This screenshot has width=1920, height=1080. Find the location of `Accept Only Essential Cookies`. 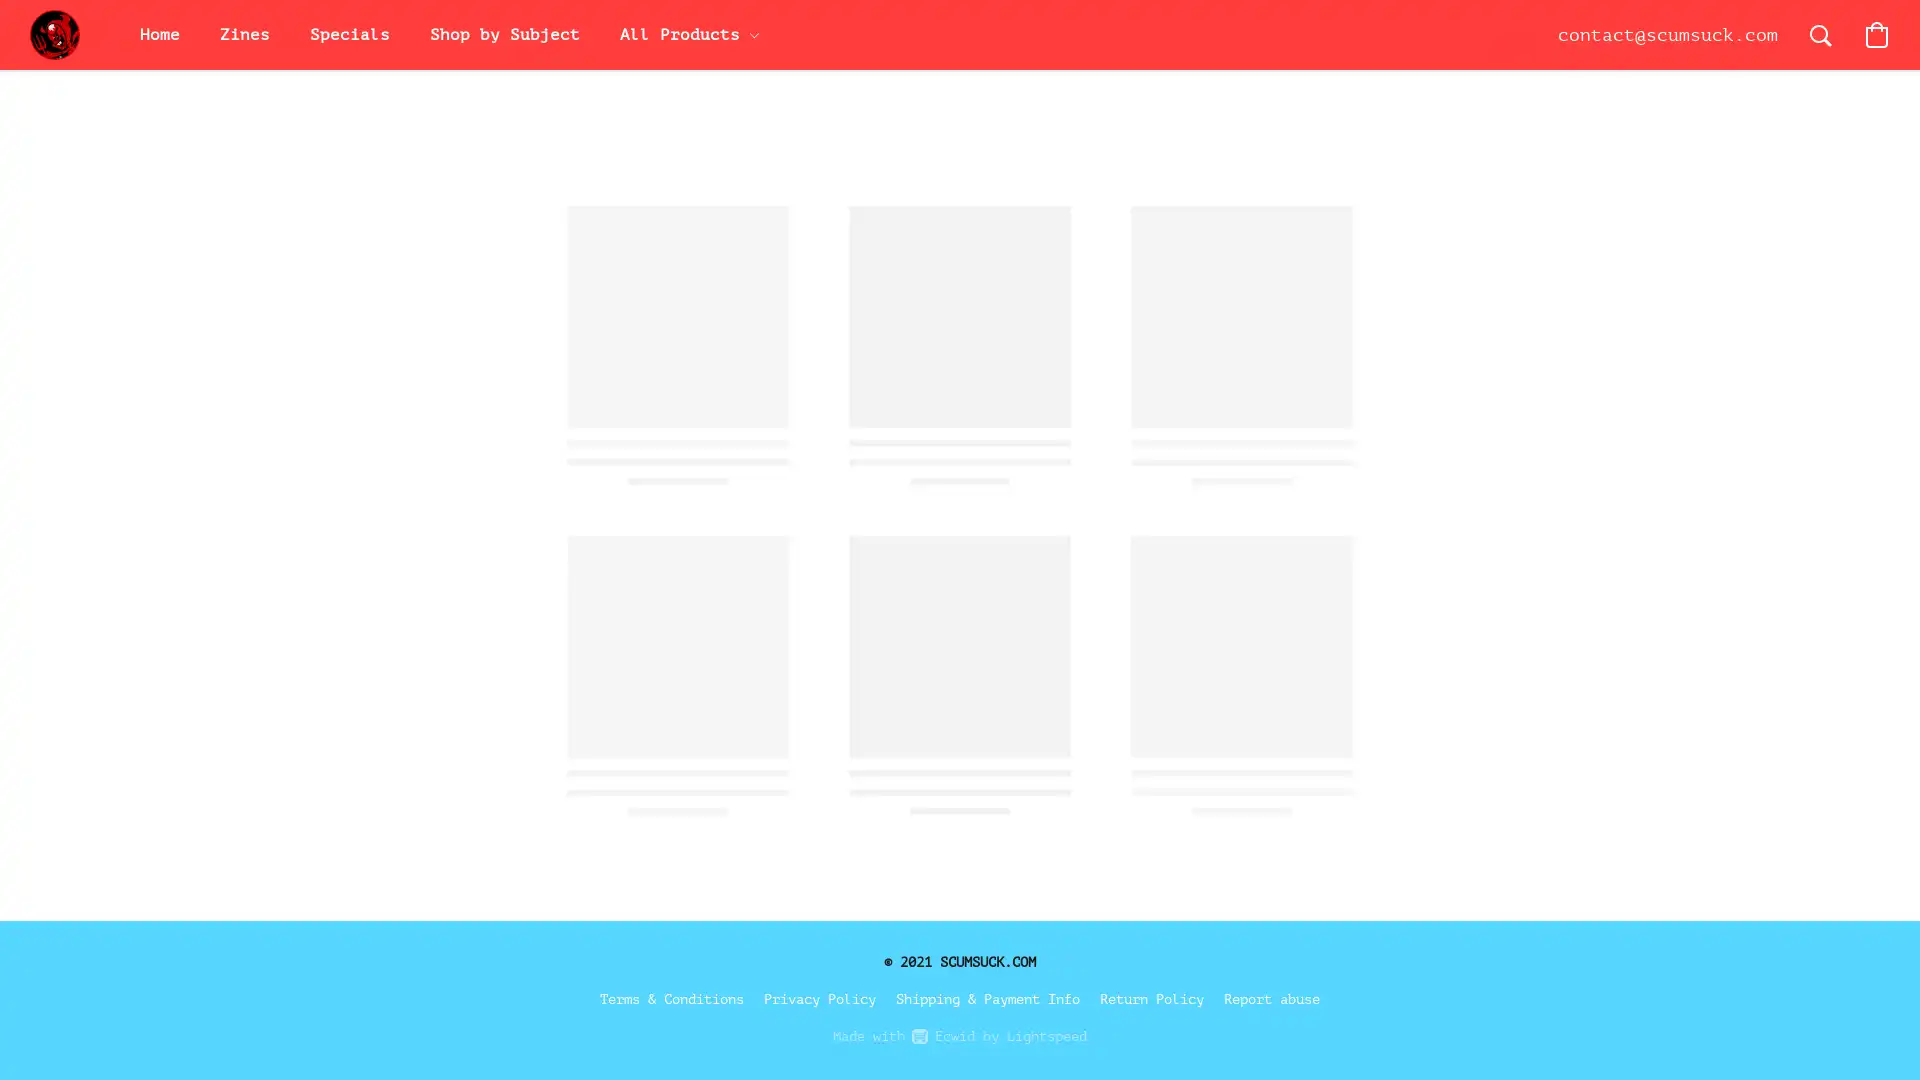

Accept Only Essential Cookies is located at coordinates (1637, 712).